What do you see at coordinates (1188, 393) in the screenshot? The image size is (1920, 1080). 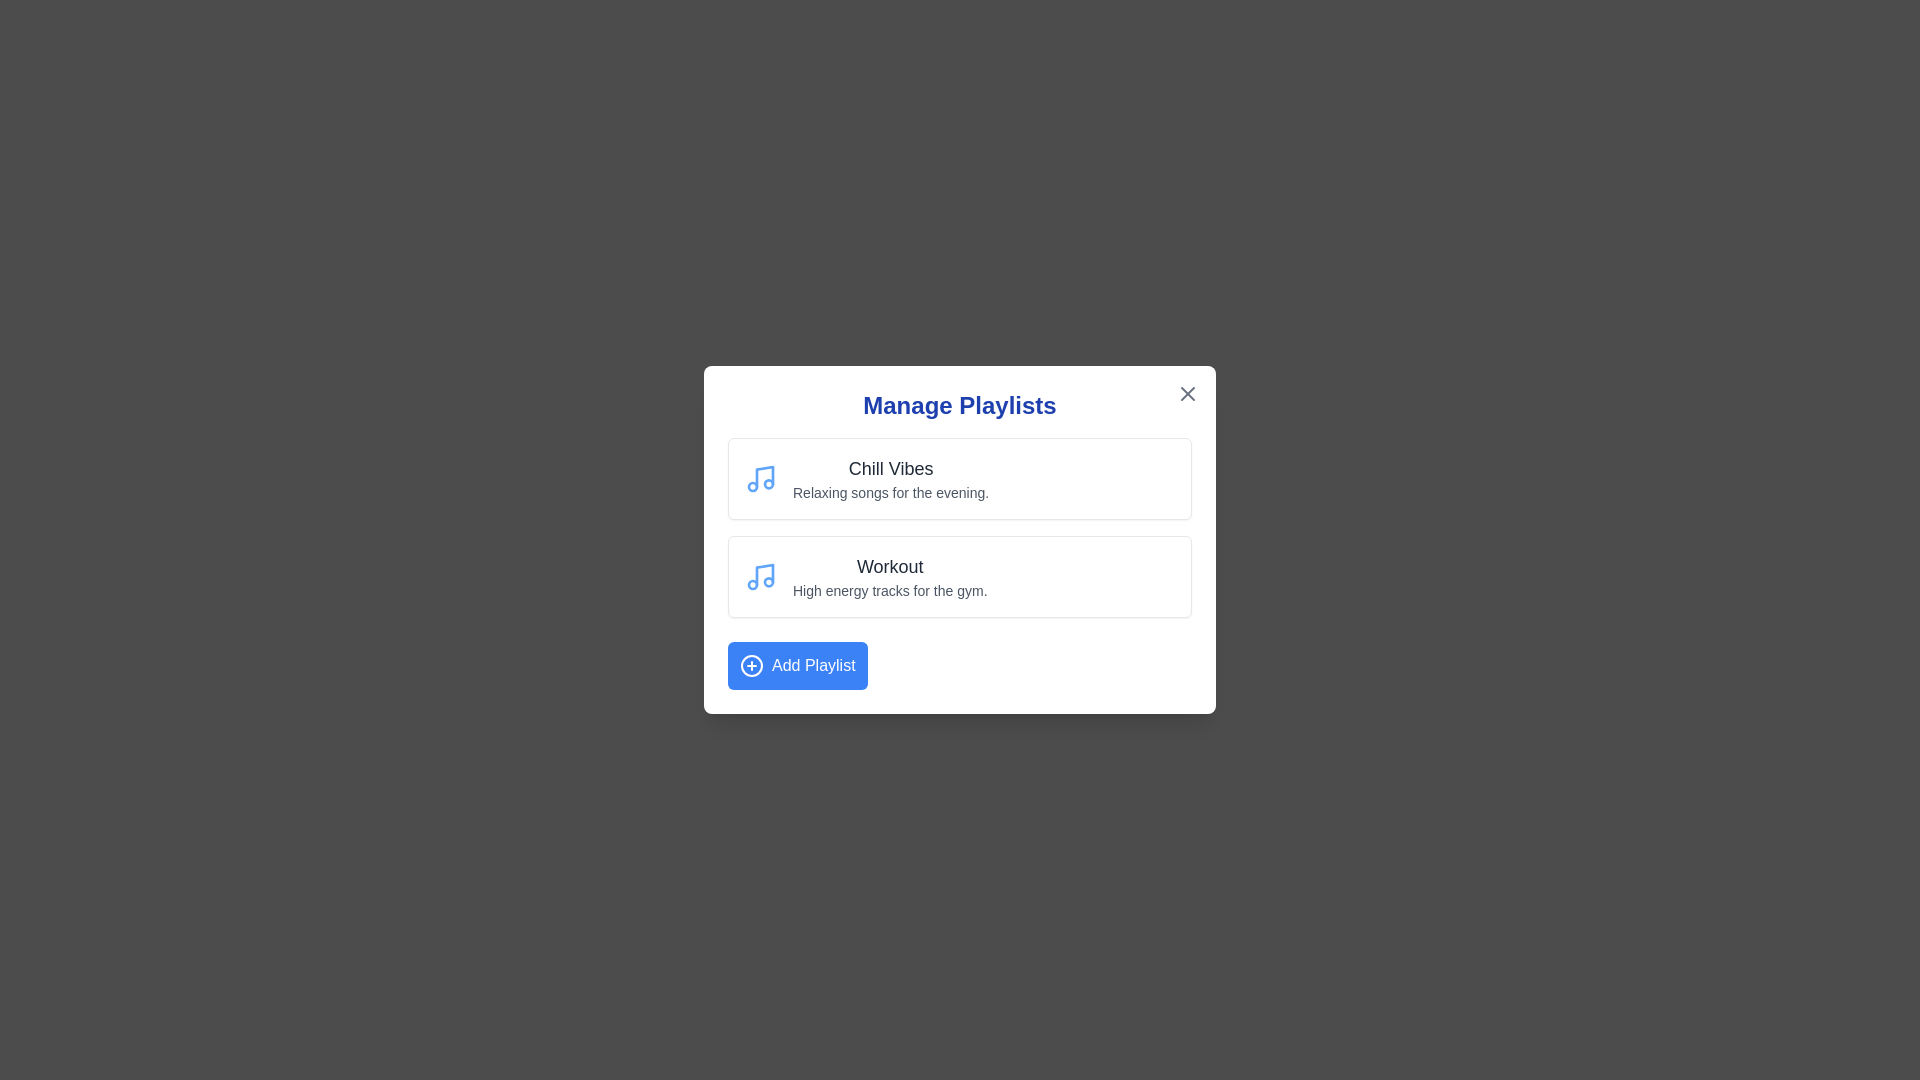 I see `the small 'X' icon close button located in the top-right corner of the modal window` at bounding box center [1188, 393].